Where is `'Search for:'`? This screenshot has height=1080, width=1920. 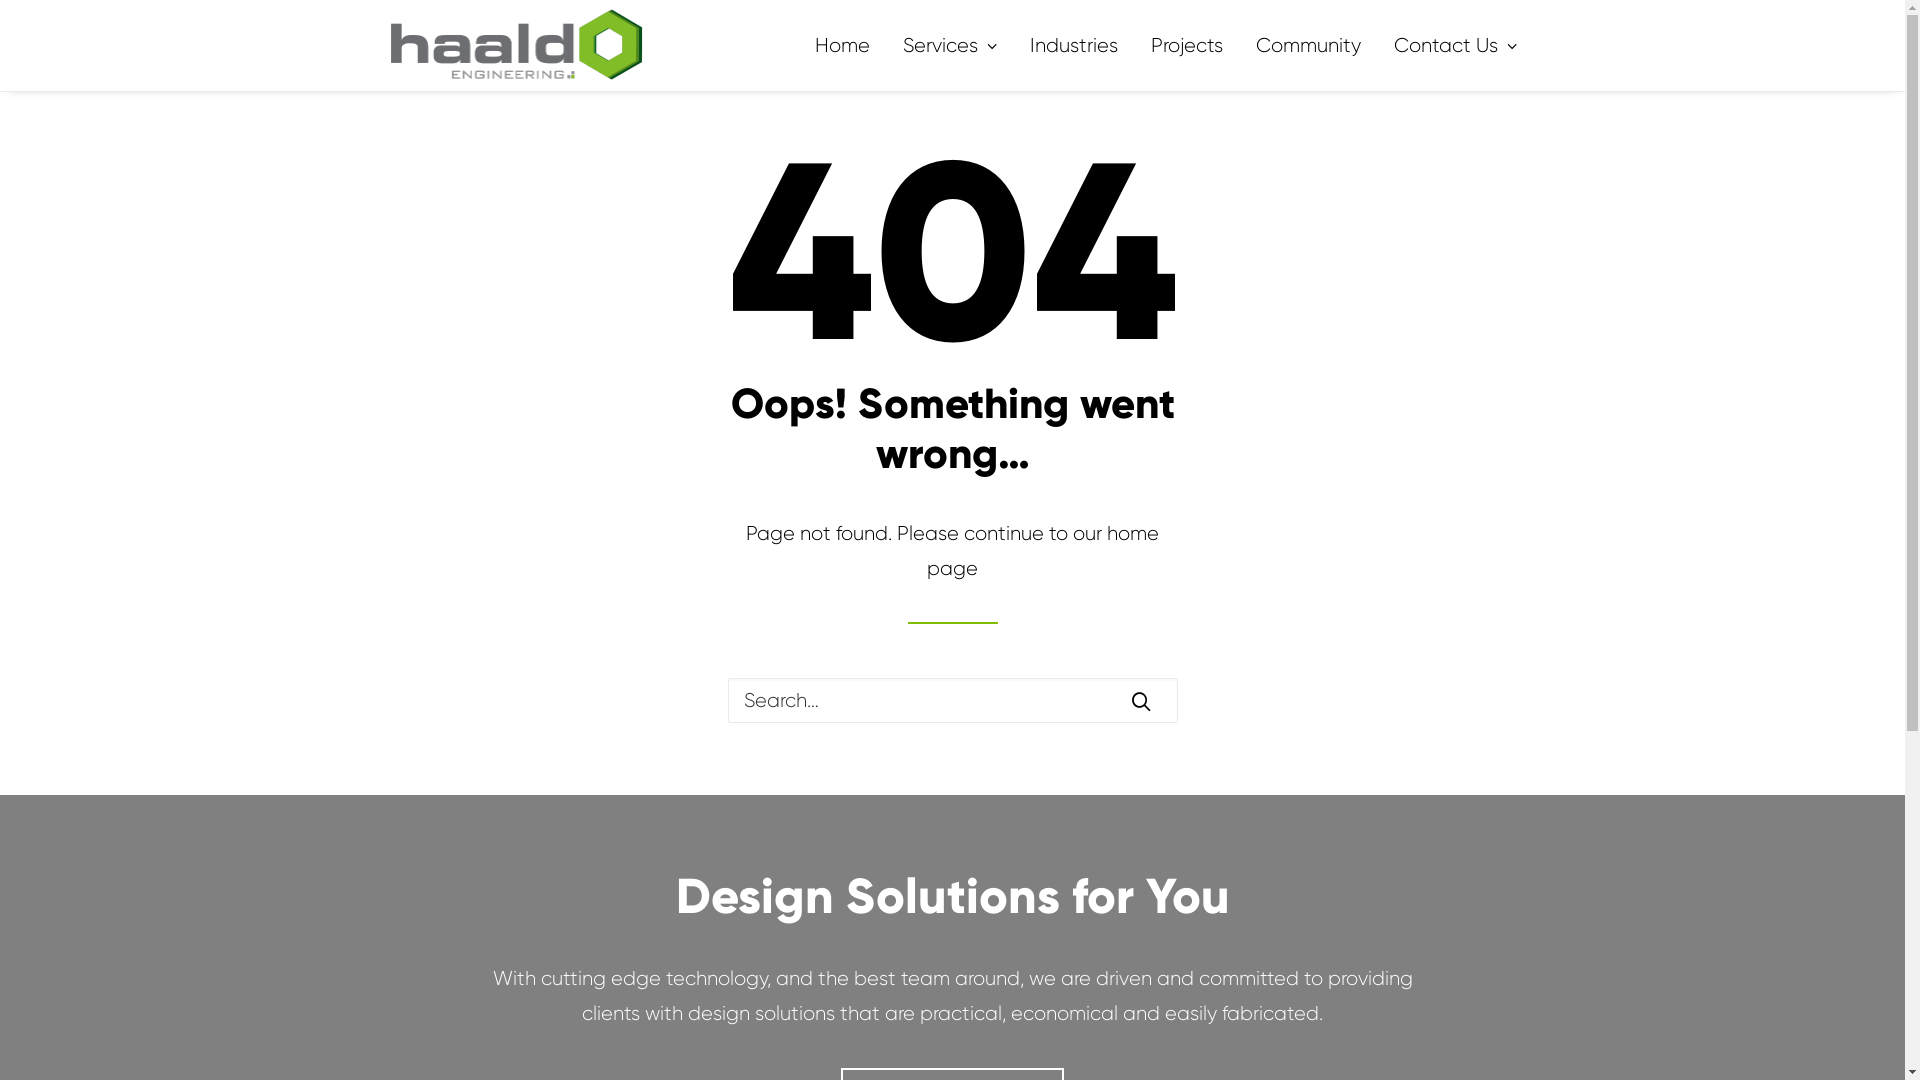 'Search for:' is located at coordinates (952, 699).